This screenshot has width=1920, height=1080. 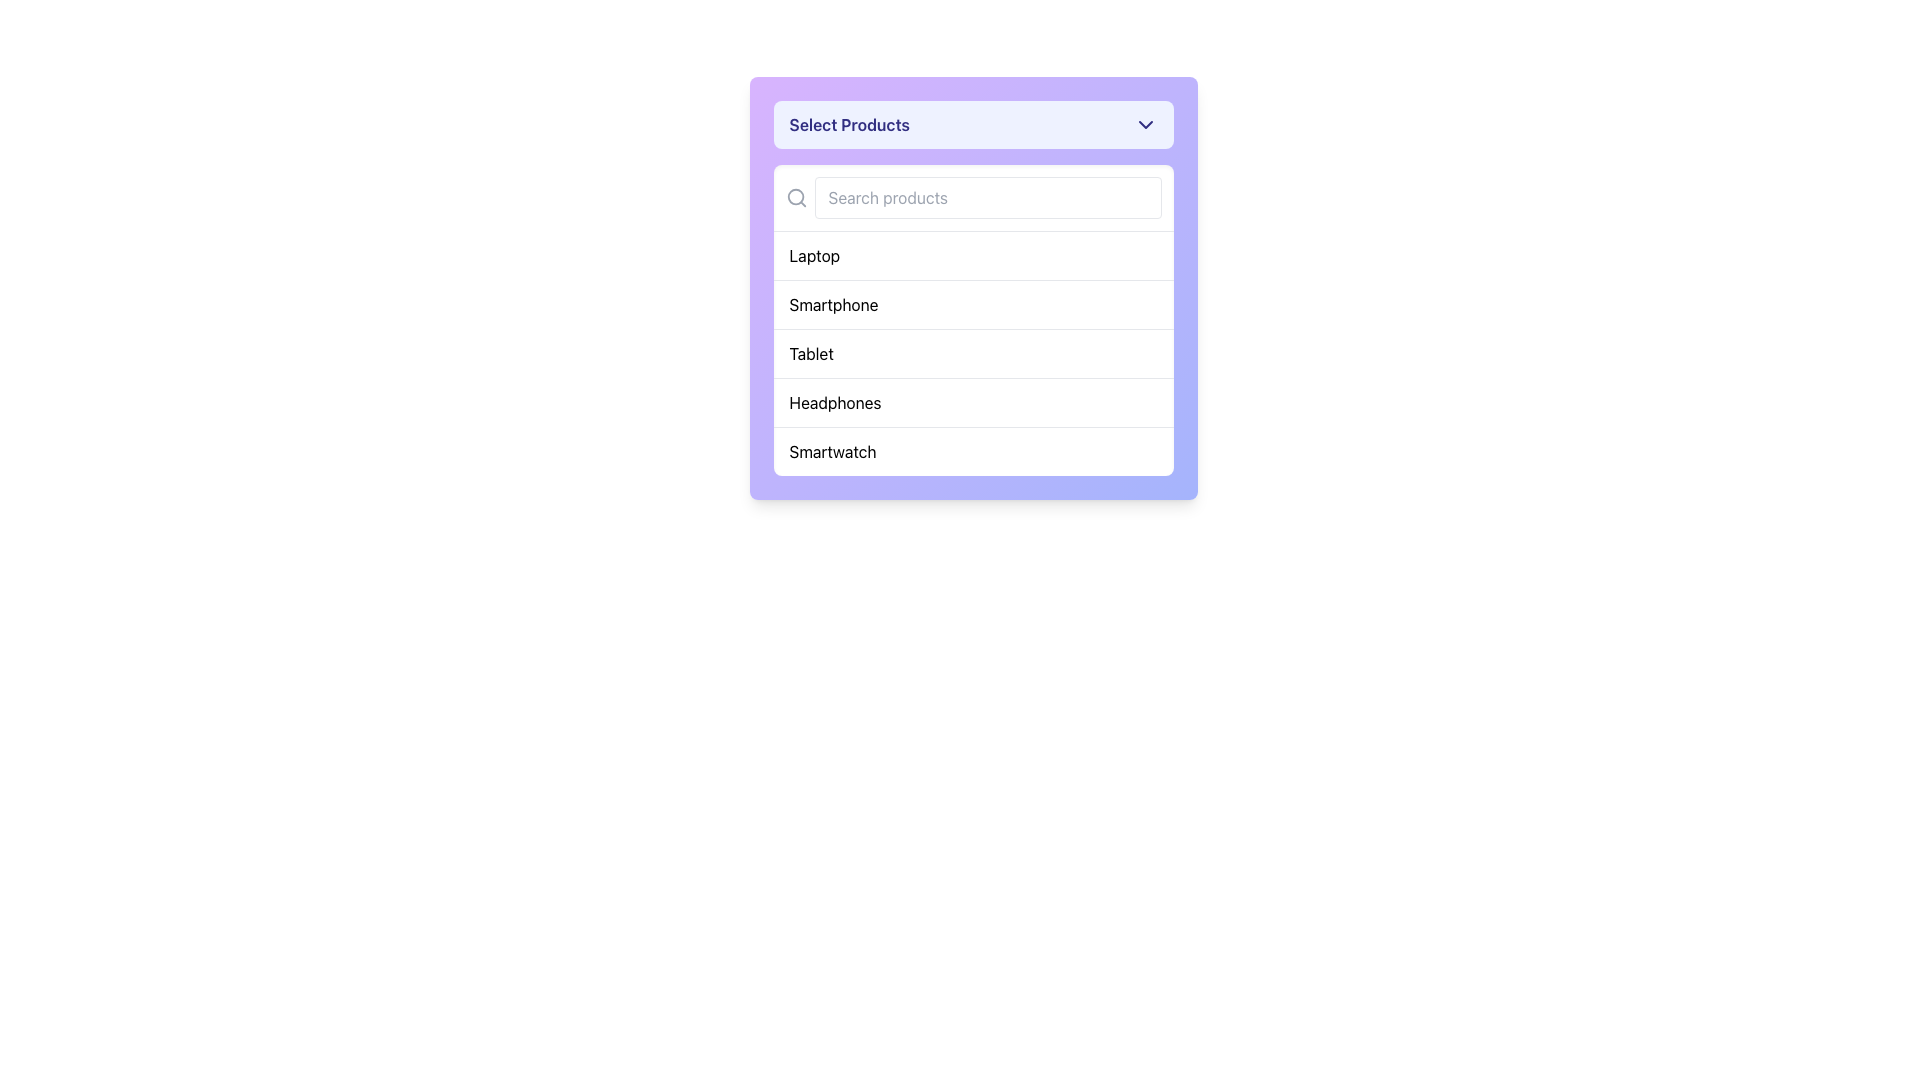 I want to click on the 'Smartwatch' category dropdown option, which is the fifth item in the vertical dropdown list located towards the bottom center of the application interface, so click(x=973, y=451).